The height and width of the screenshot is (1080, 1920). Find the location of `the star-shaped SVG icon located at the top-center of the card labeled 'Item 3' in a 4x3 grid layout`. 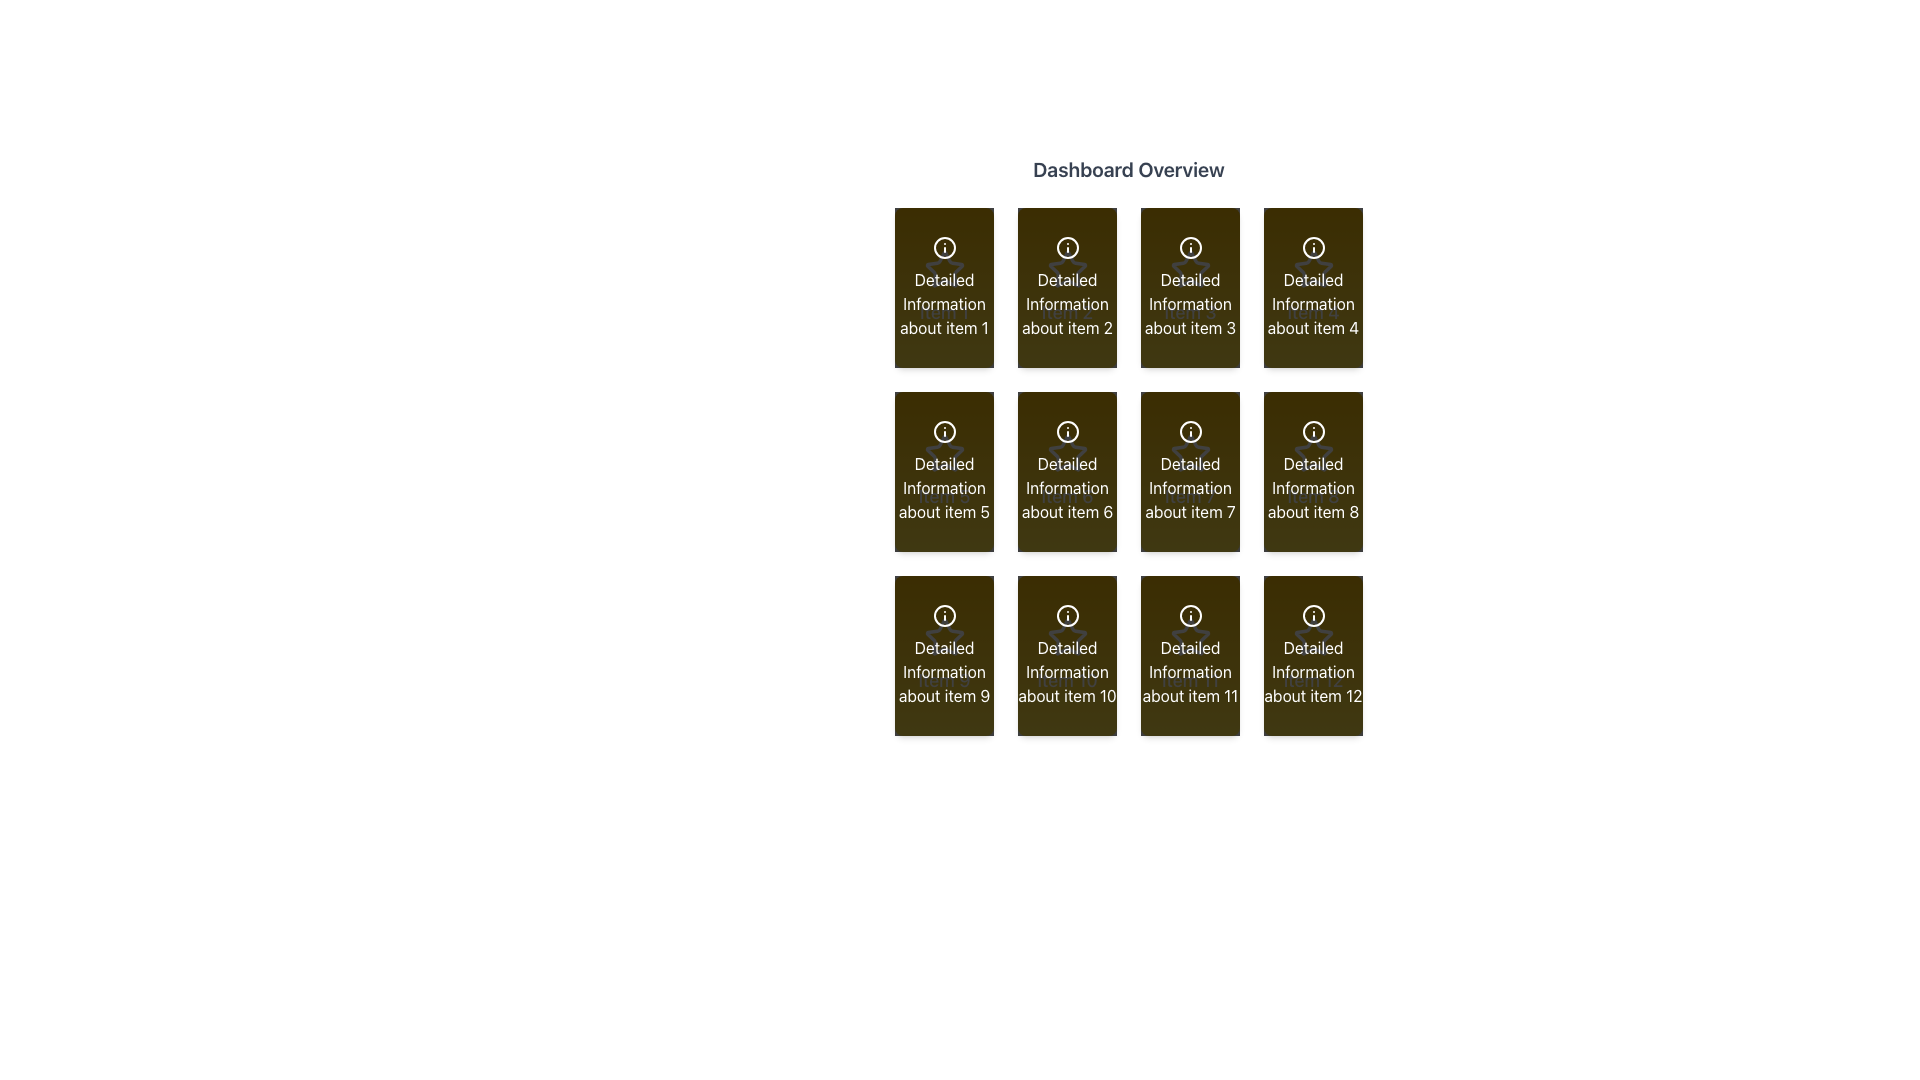

the star-shaped SVG icon located at the top-center of the card labeled 'Item 3' in a 4x3 grid layout is located at coordinates (1190, 270).